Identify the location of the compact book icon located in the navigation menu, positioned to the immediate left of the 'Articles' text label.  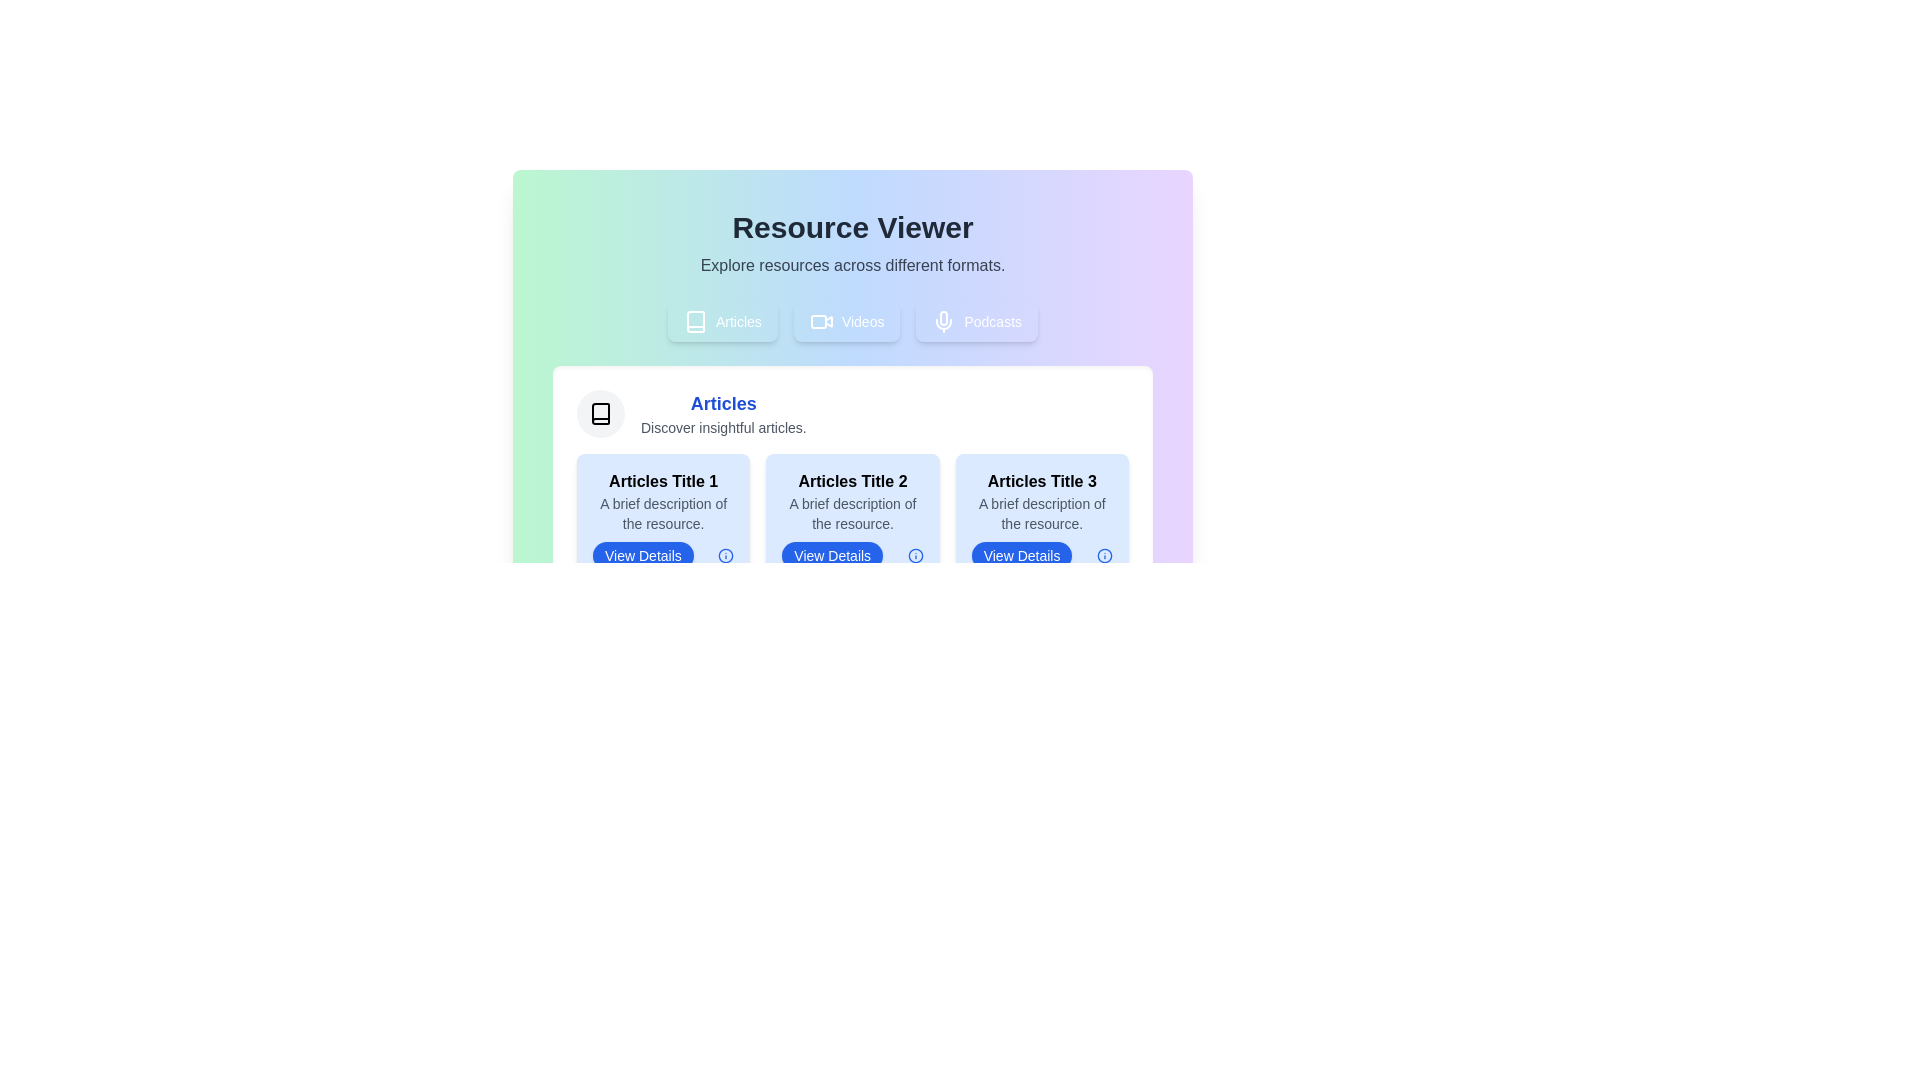
(696, 320).